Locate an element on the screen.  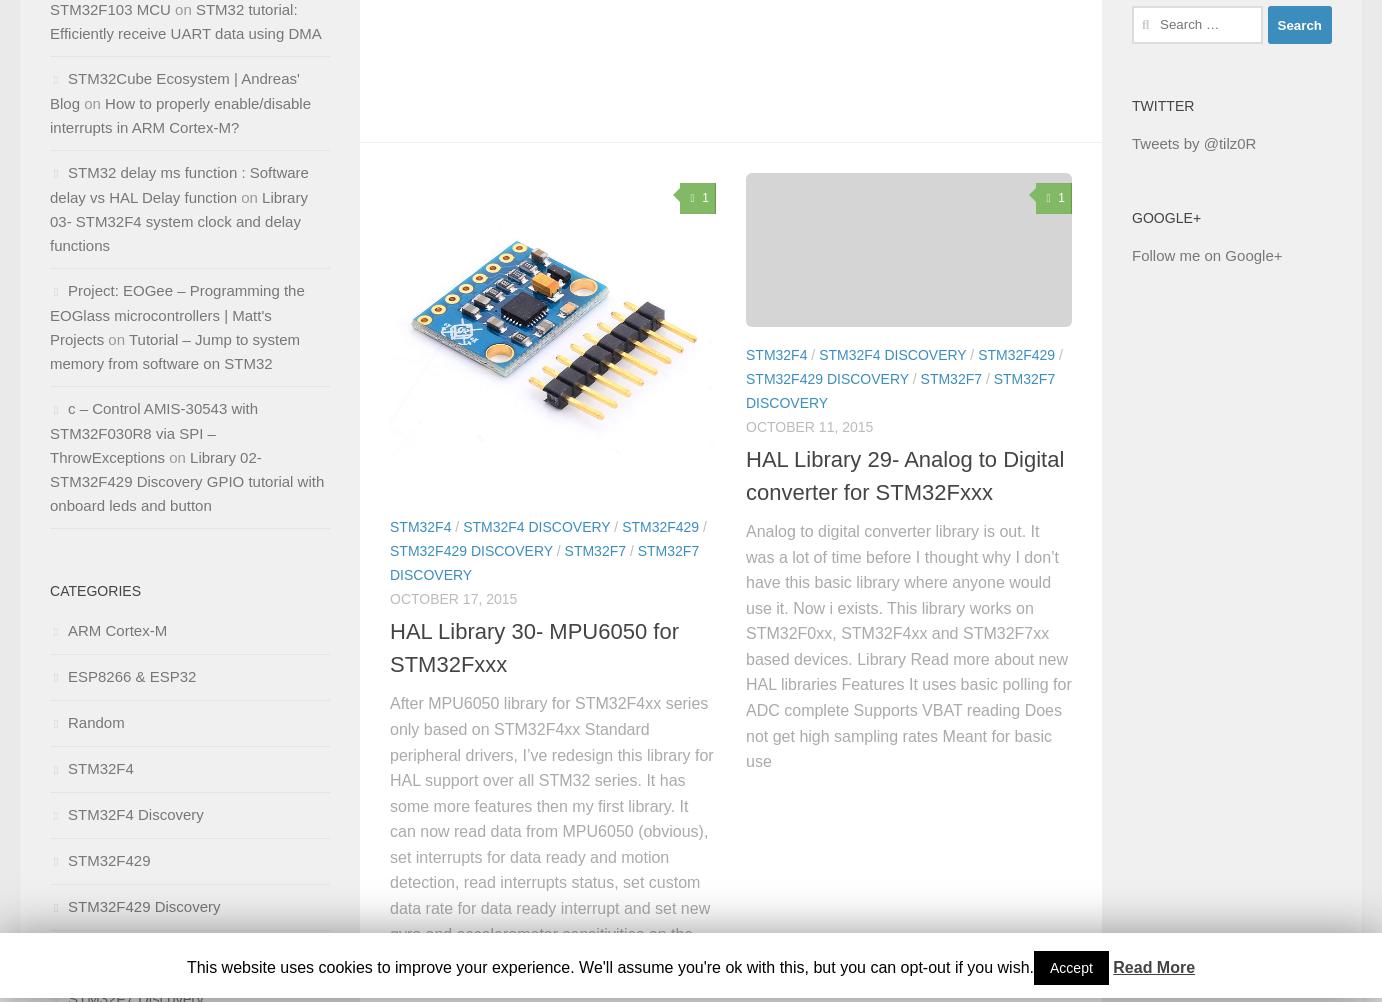
'How to properly enable/disable interrupts in ARM Cortex-M?' is located at coordinates (179, 114).